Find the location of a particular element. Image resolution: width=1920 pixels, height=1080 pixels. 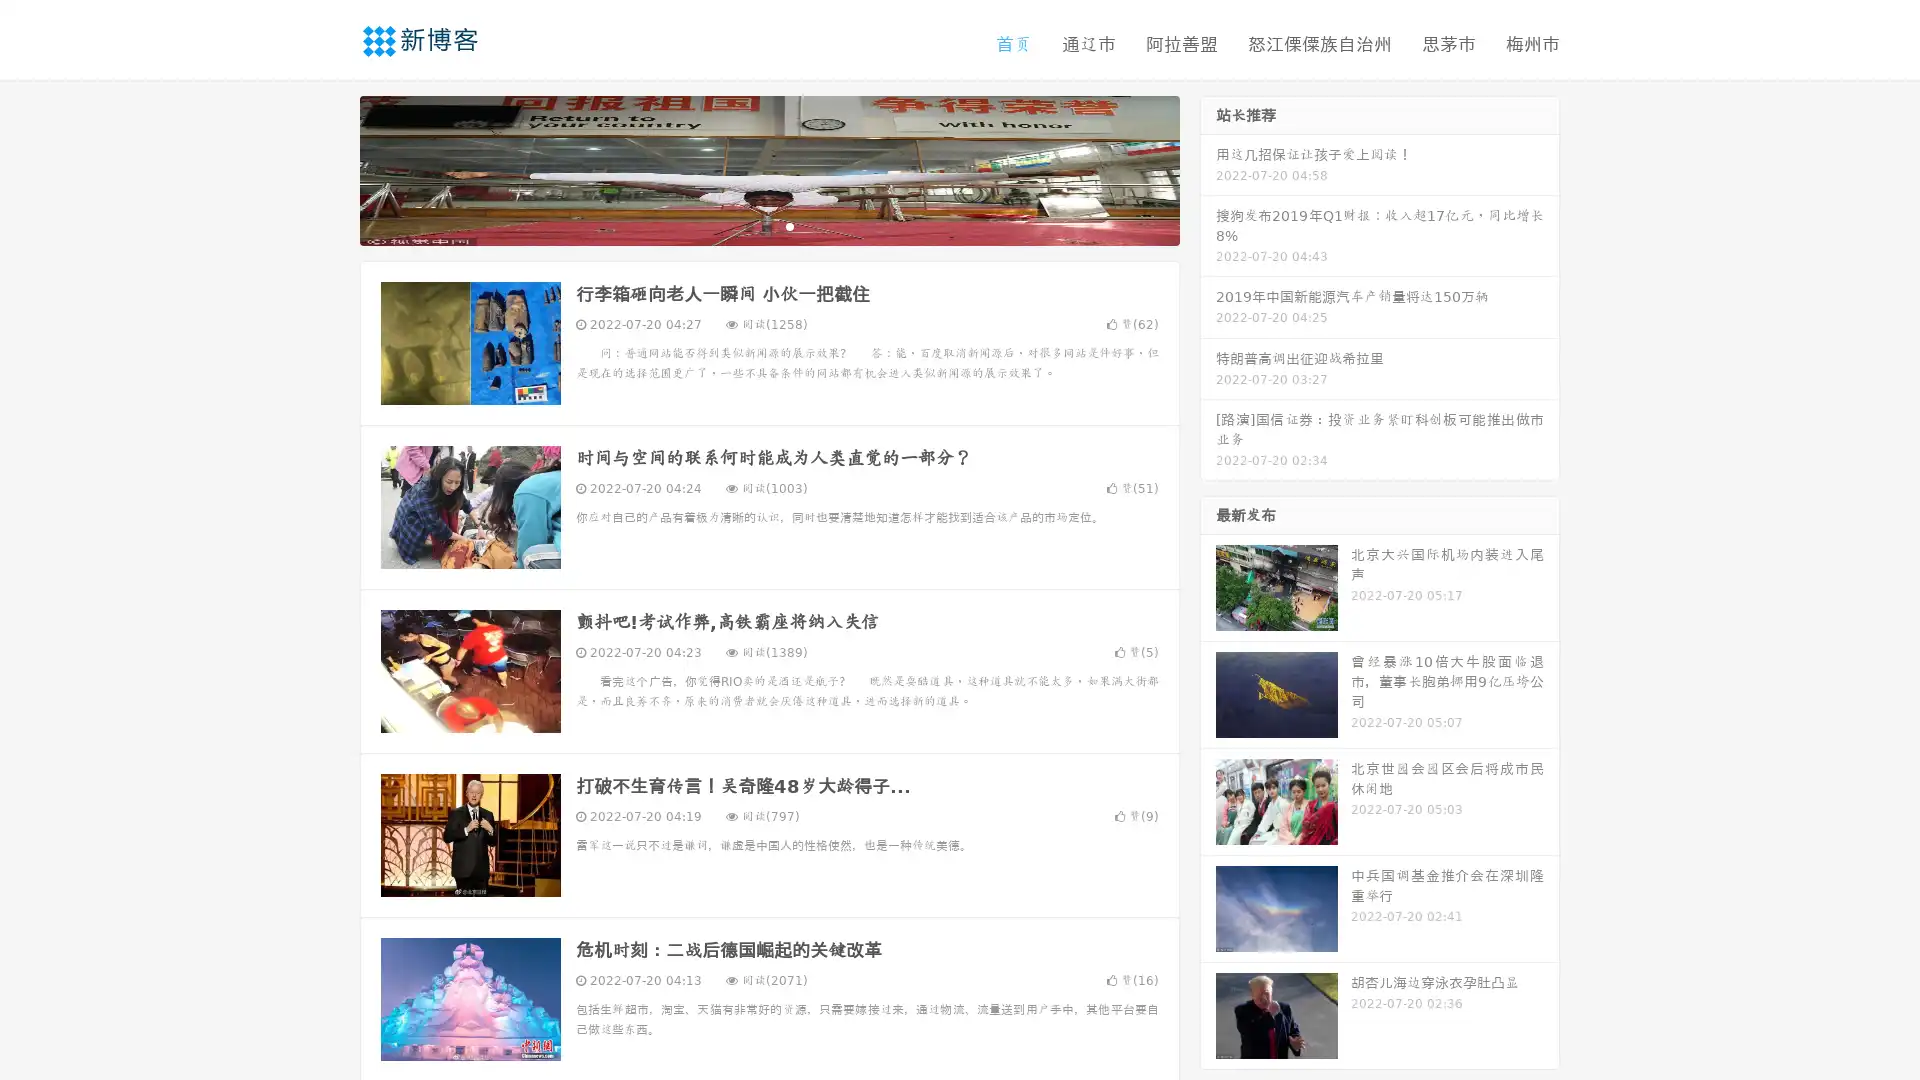

Go to slide 1 is located at coordinates (748, 225).